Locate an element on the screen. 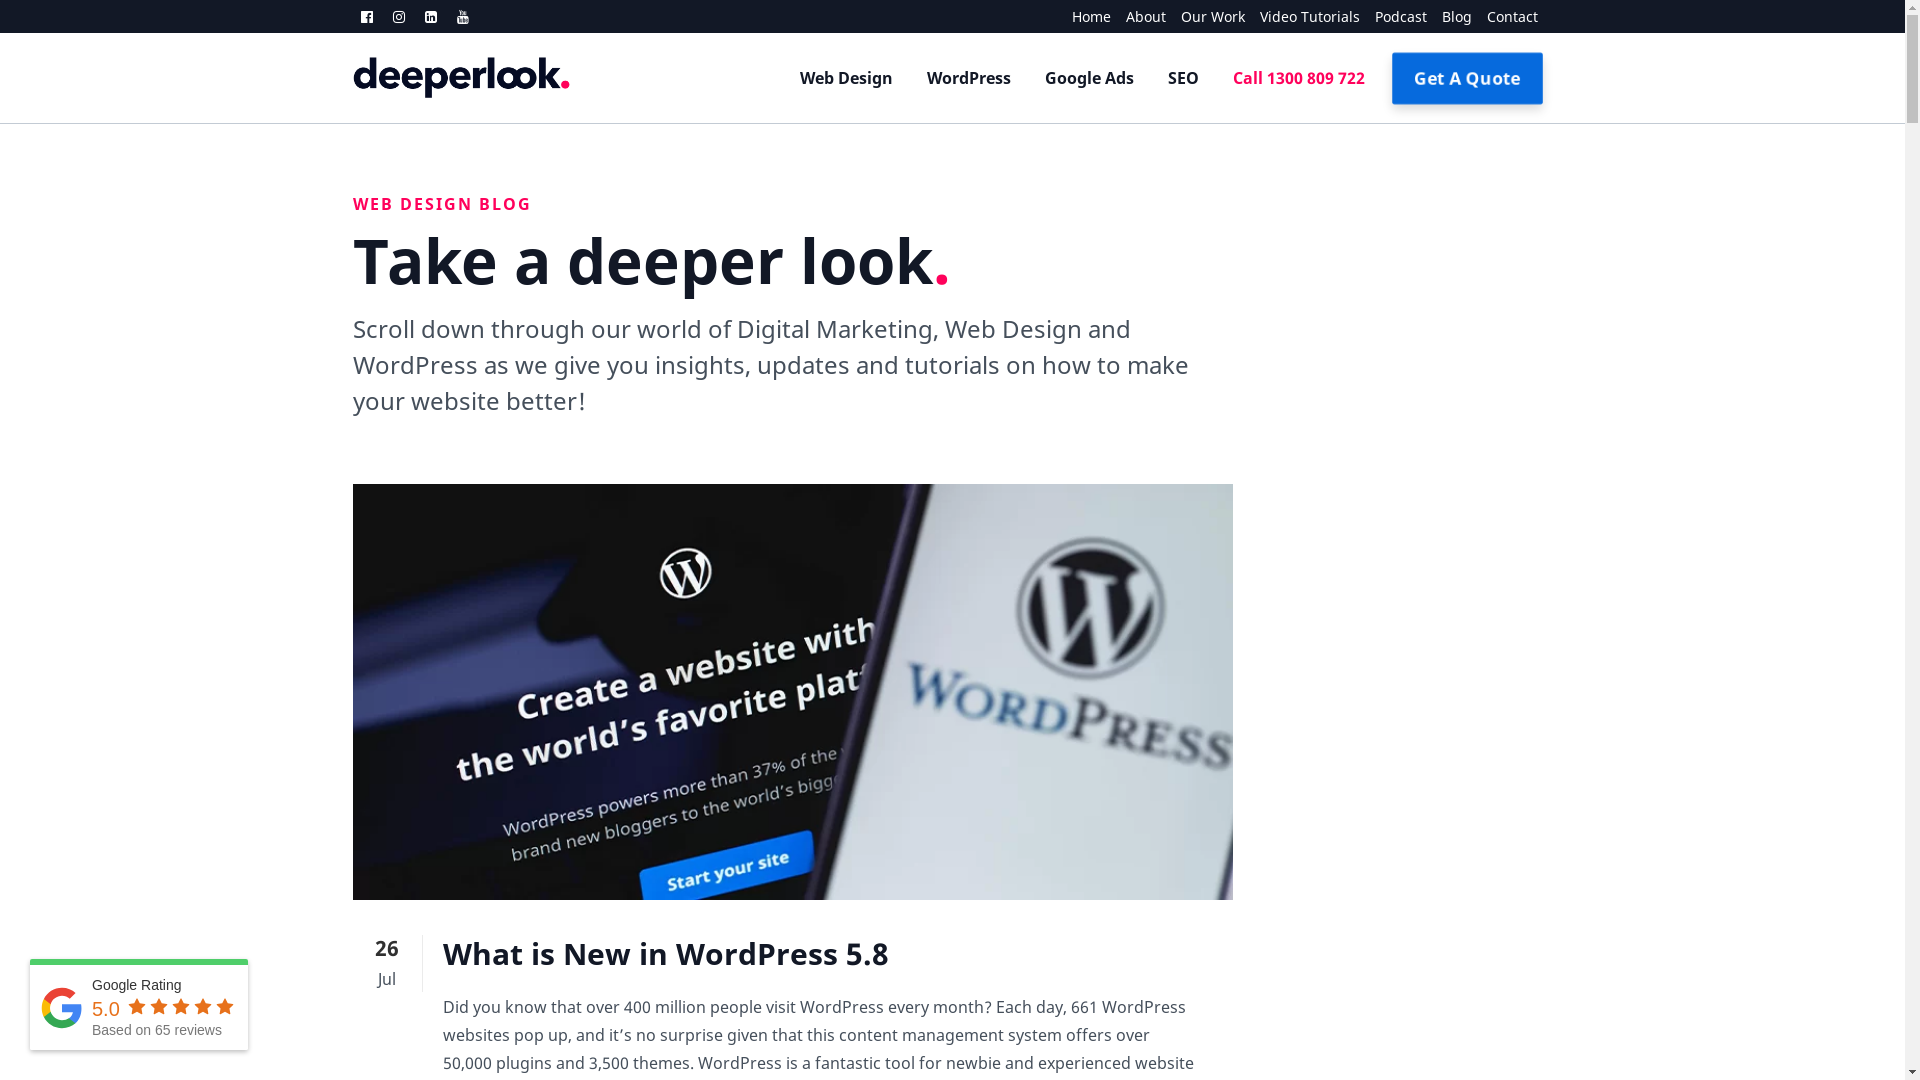  'Web Design' is located at coordinates (781, 76).